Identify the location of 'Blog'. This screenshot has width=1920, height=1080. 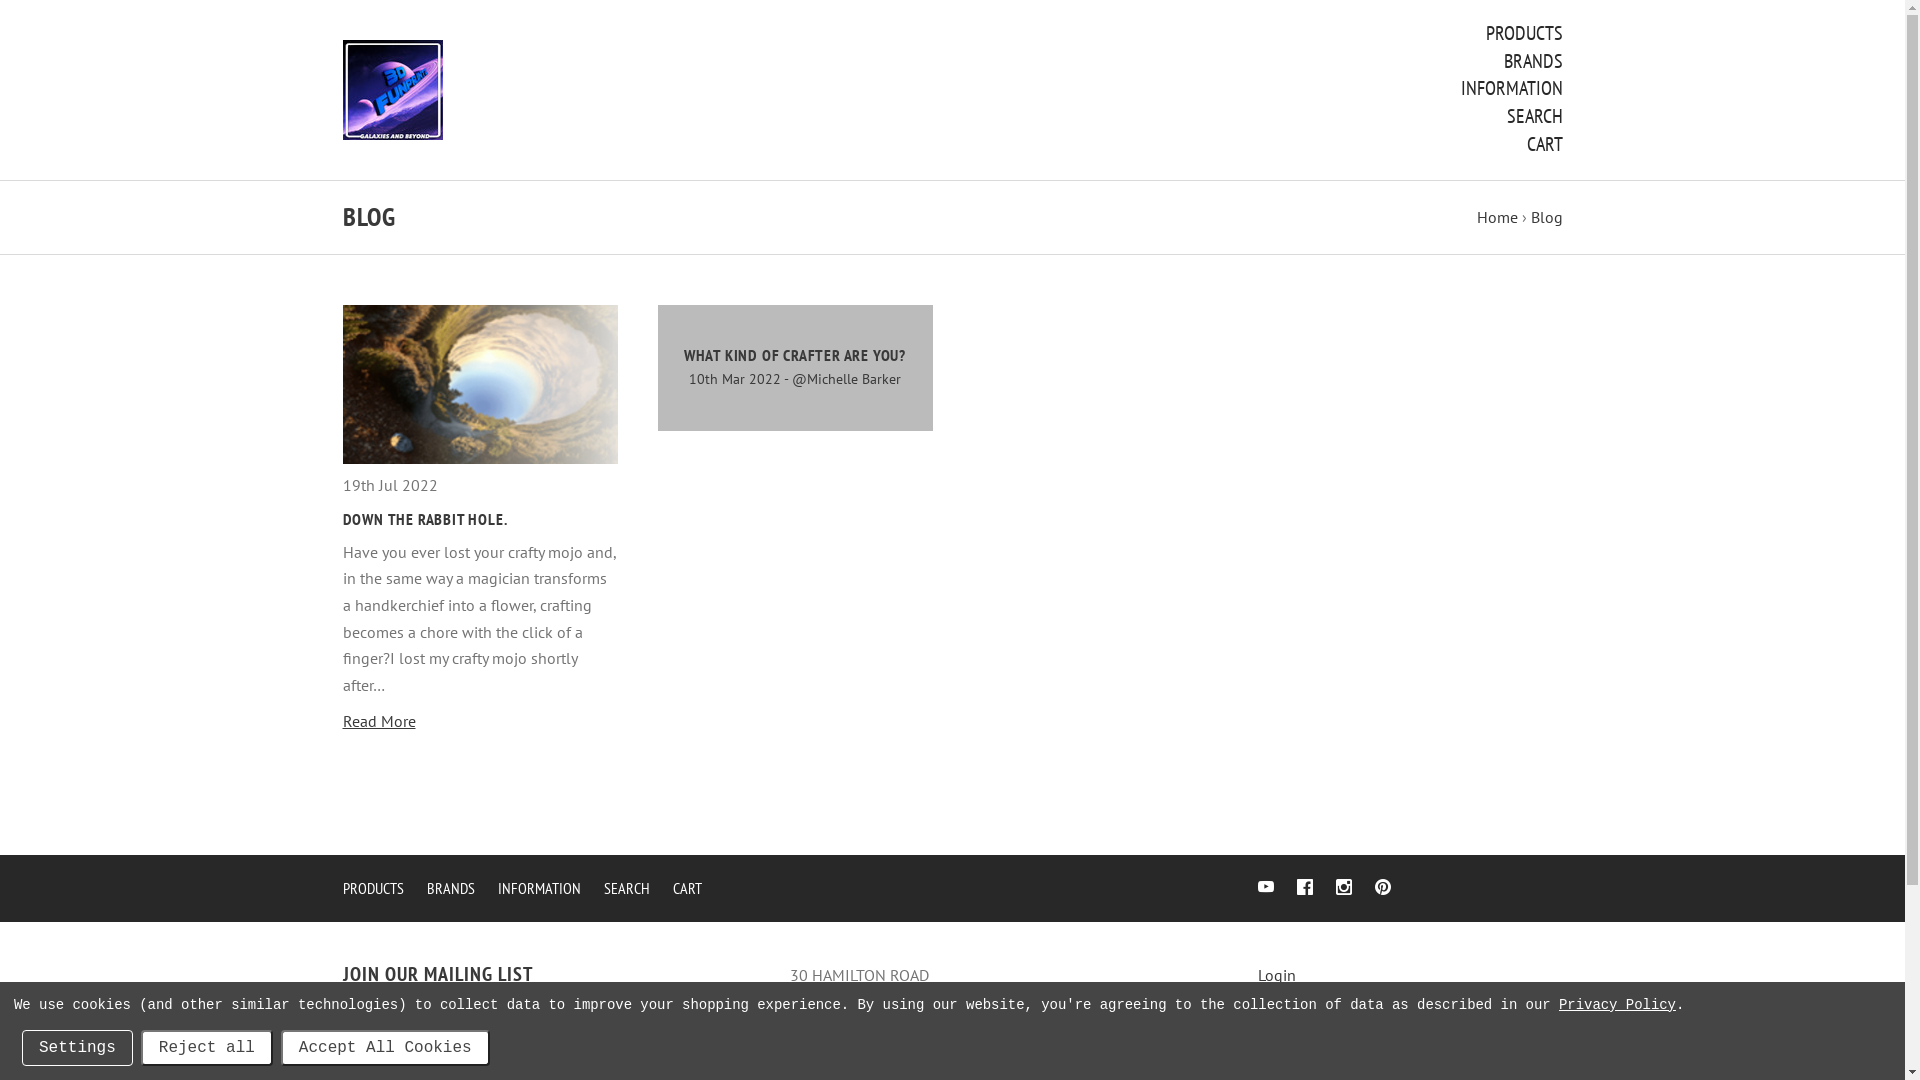
(1529, 216).